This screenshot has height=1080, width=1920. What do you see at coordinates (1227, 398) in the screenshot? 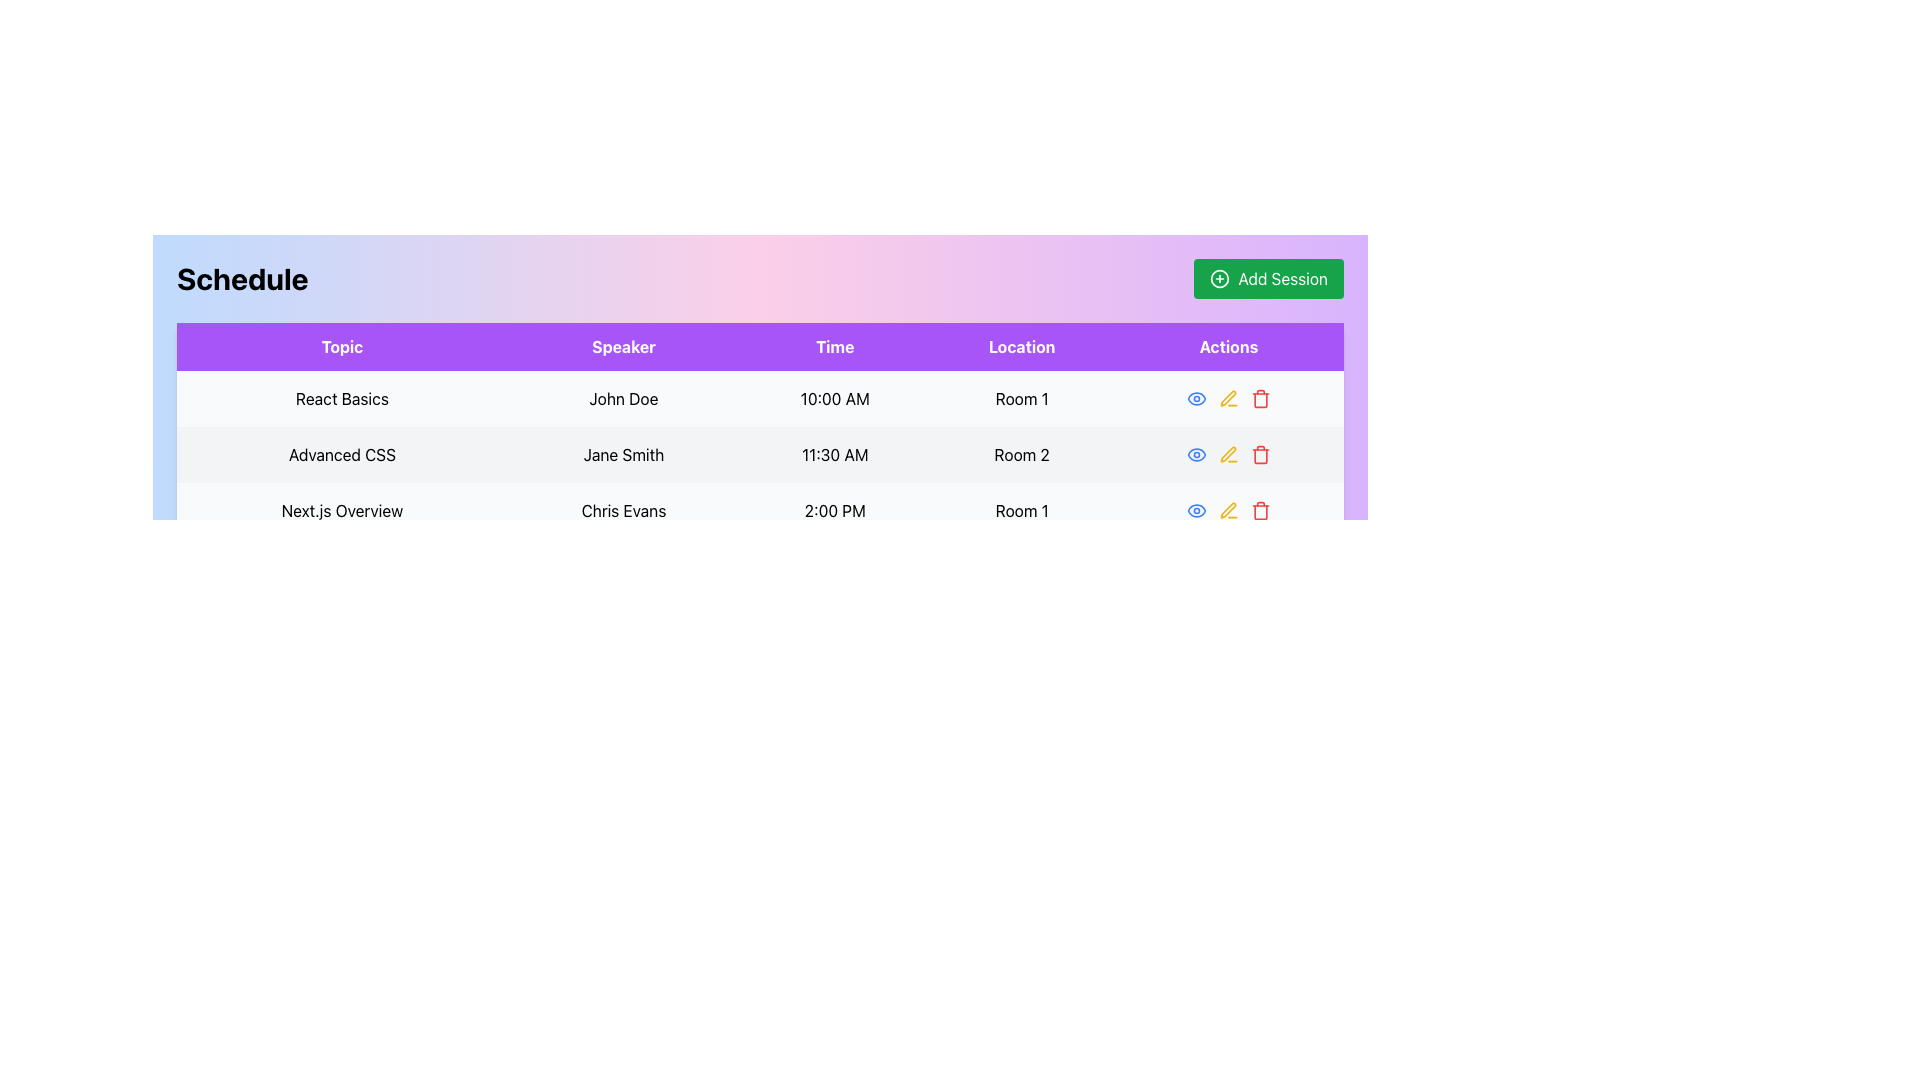
I see `the pen icon located in the 'Actions' column of the second row of a table` at bounding box center [1227, 398].